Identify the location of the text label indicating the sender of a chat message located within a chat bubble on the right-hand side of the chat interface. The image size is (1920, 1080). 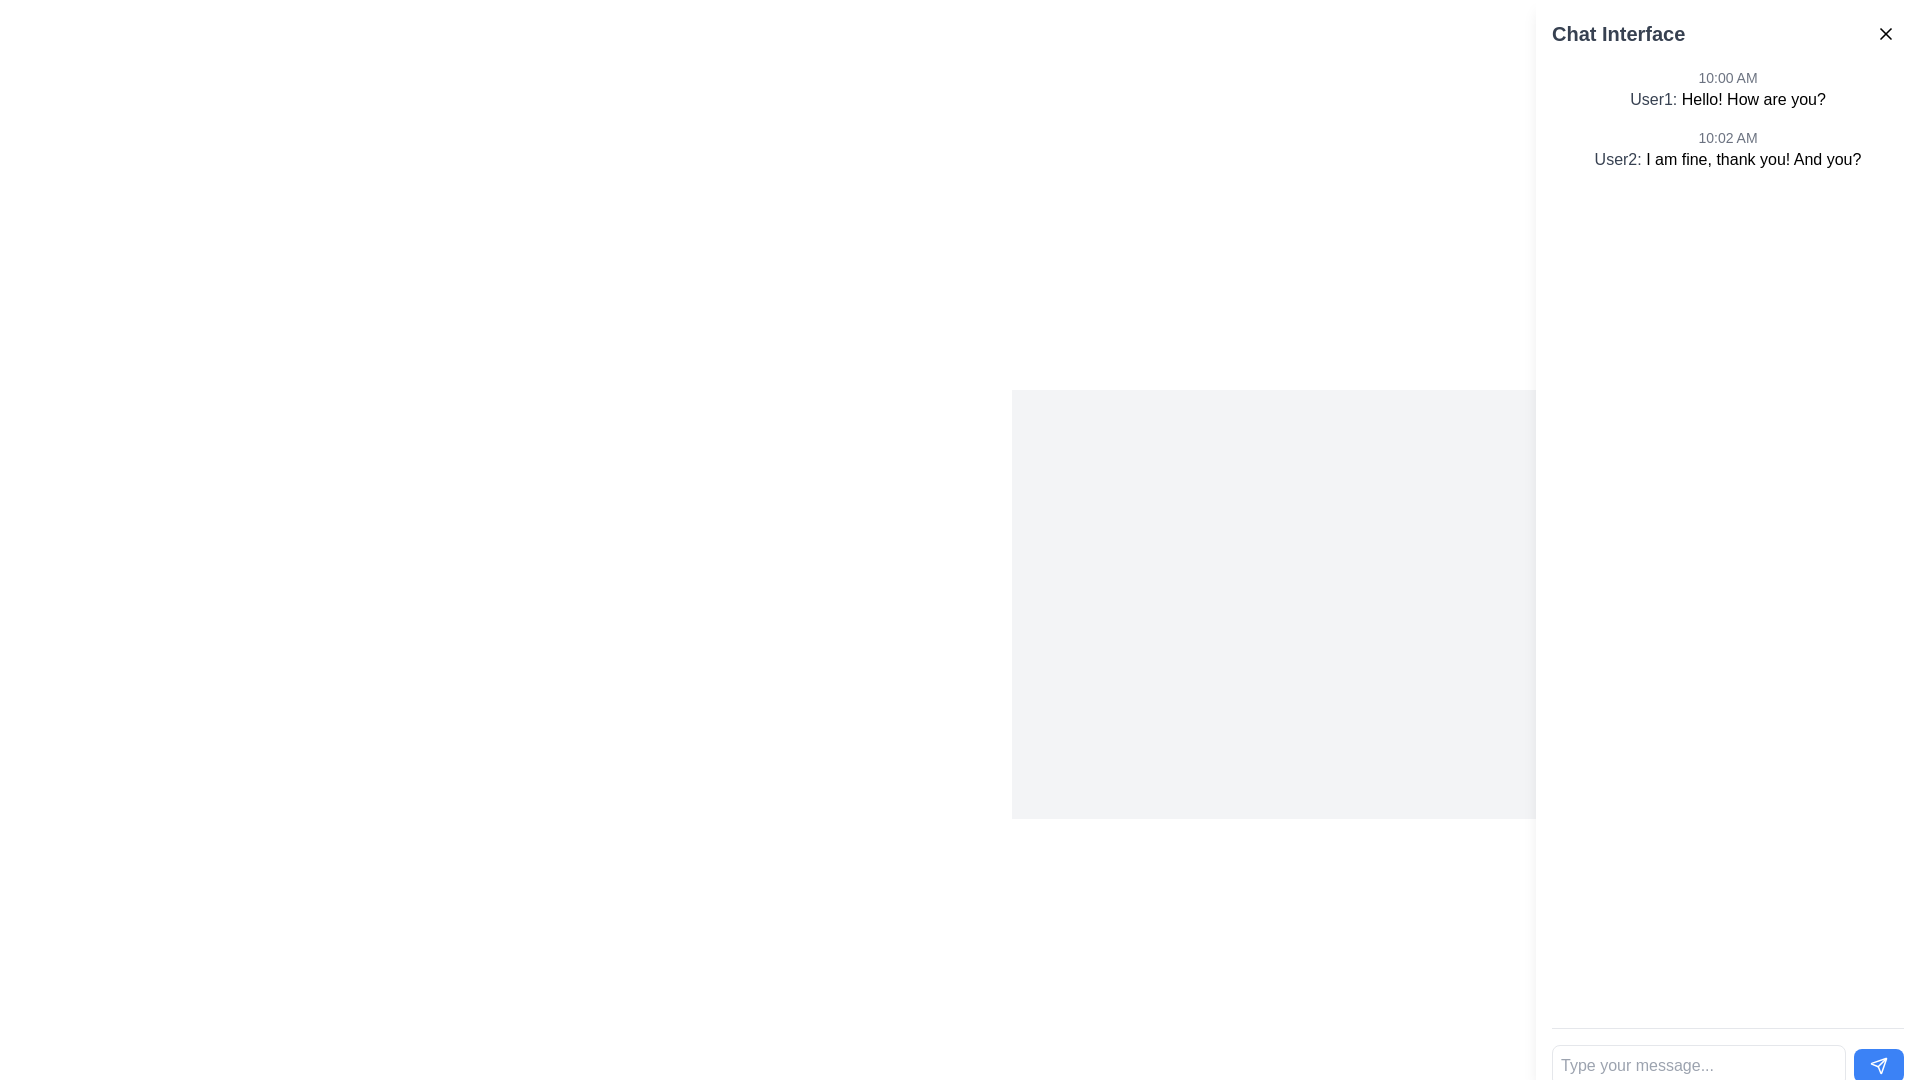
(1656, 99).